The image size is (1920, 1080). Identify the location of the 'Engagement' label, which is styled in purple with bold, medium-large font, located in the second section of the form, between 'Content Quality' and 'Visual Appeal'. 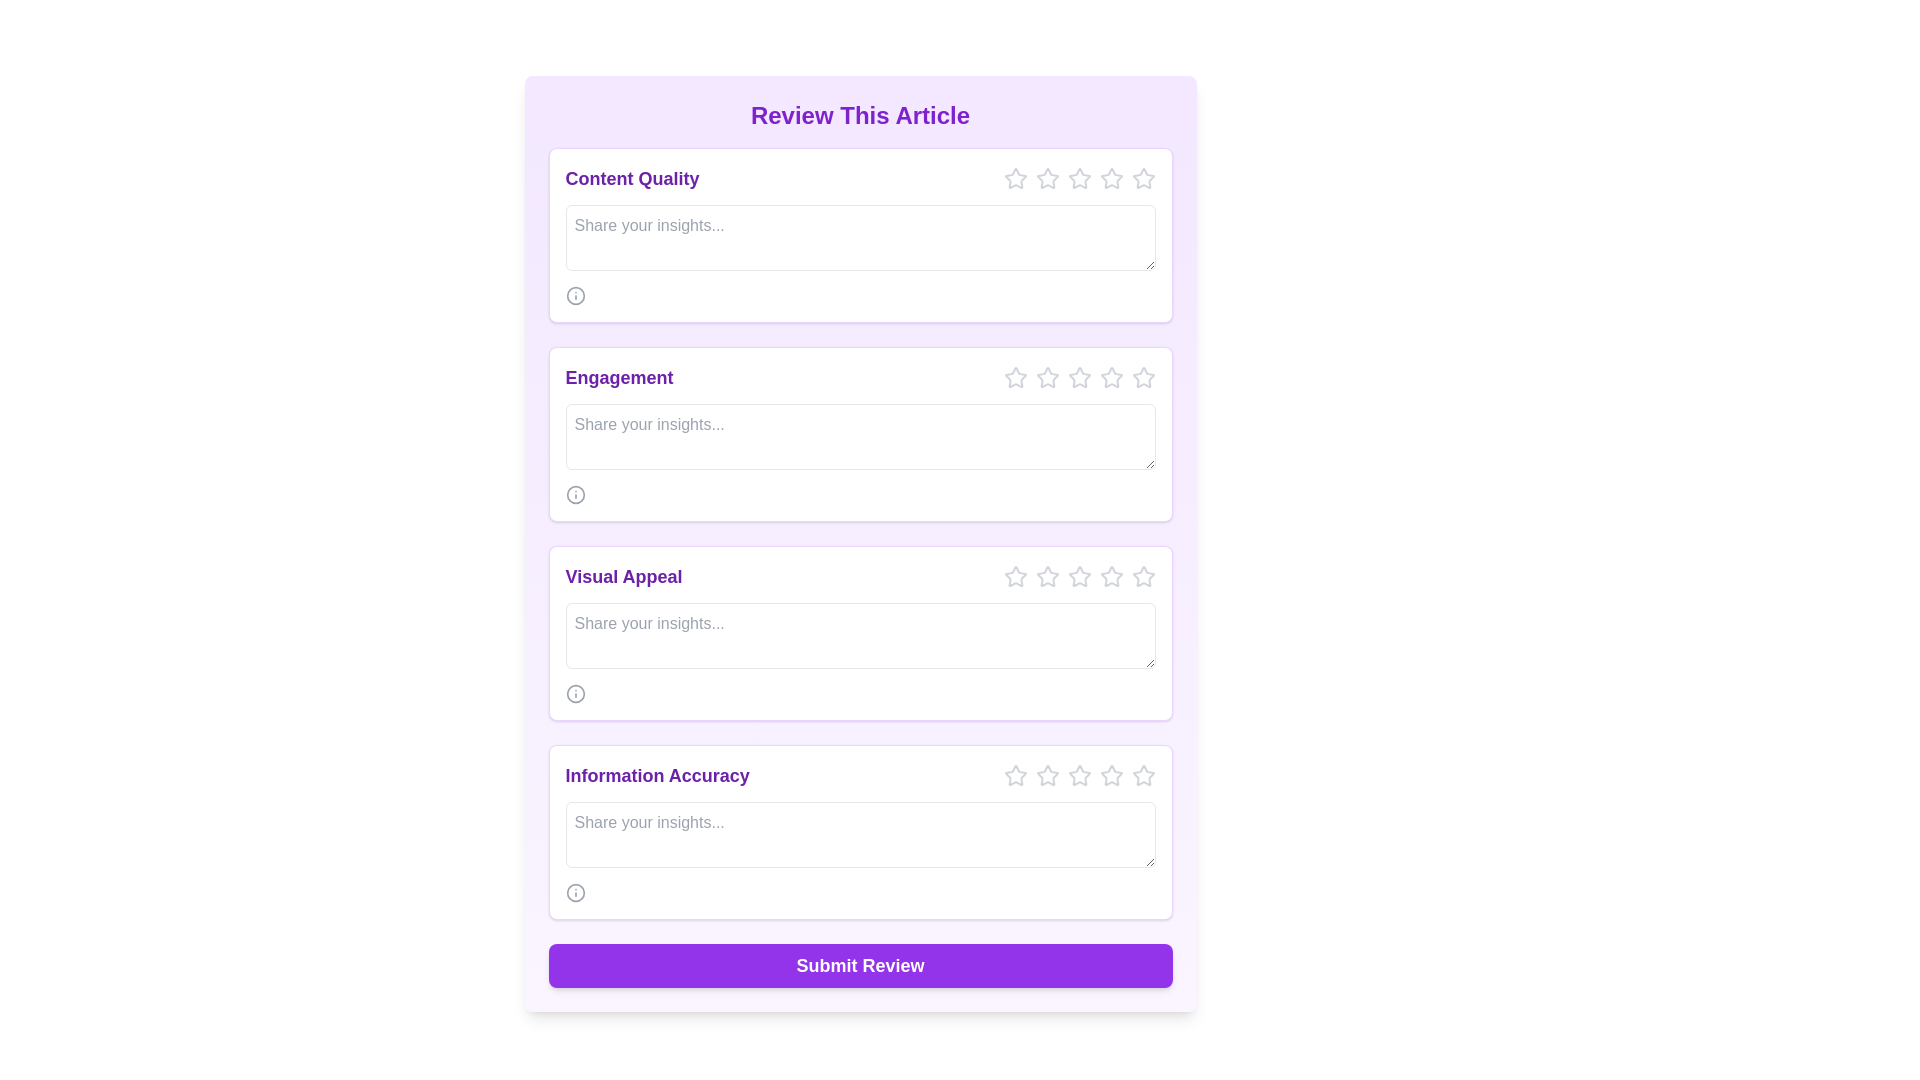
(618, 378).